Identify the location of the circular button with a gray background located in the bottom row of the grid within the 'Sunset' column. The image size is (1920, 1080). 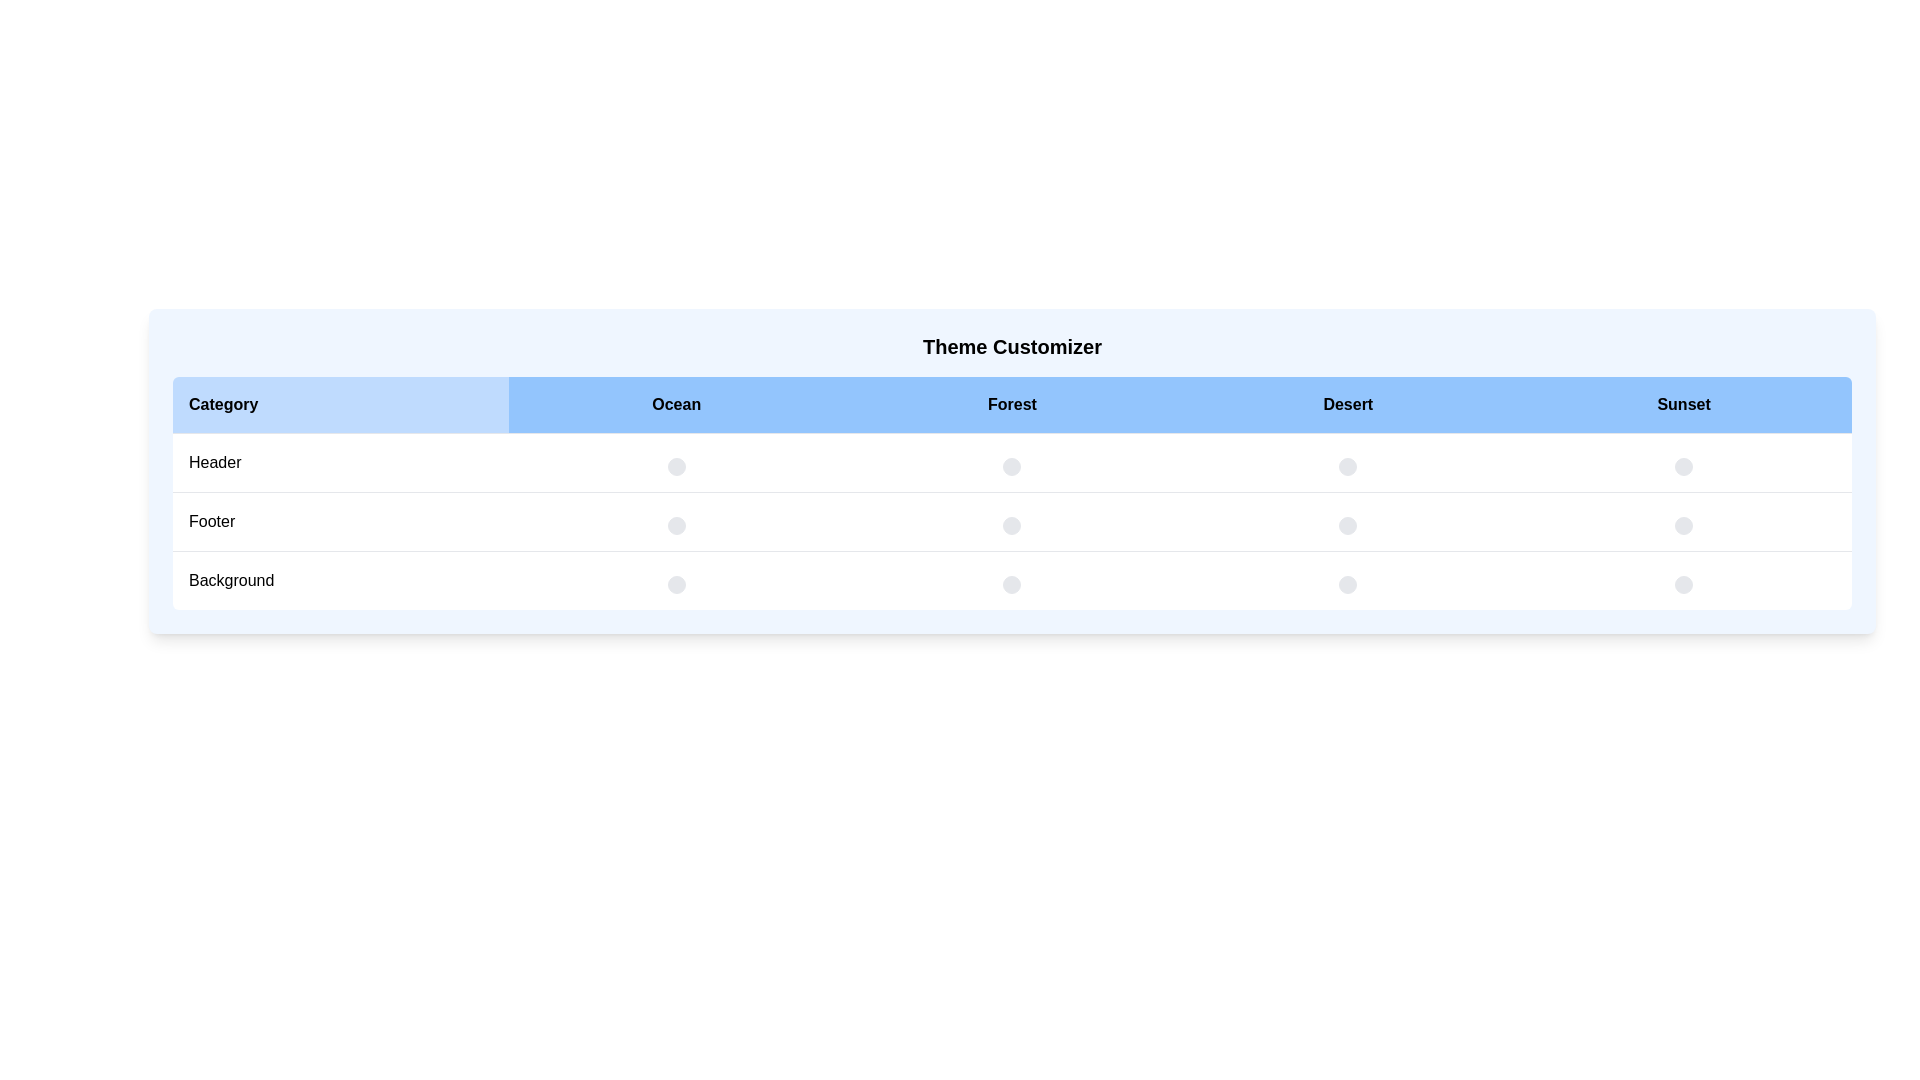
(1683, 524).